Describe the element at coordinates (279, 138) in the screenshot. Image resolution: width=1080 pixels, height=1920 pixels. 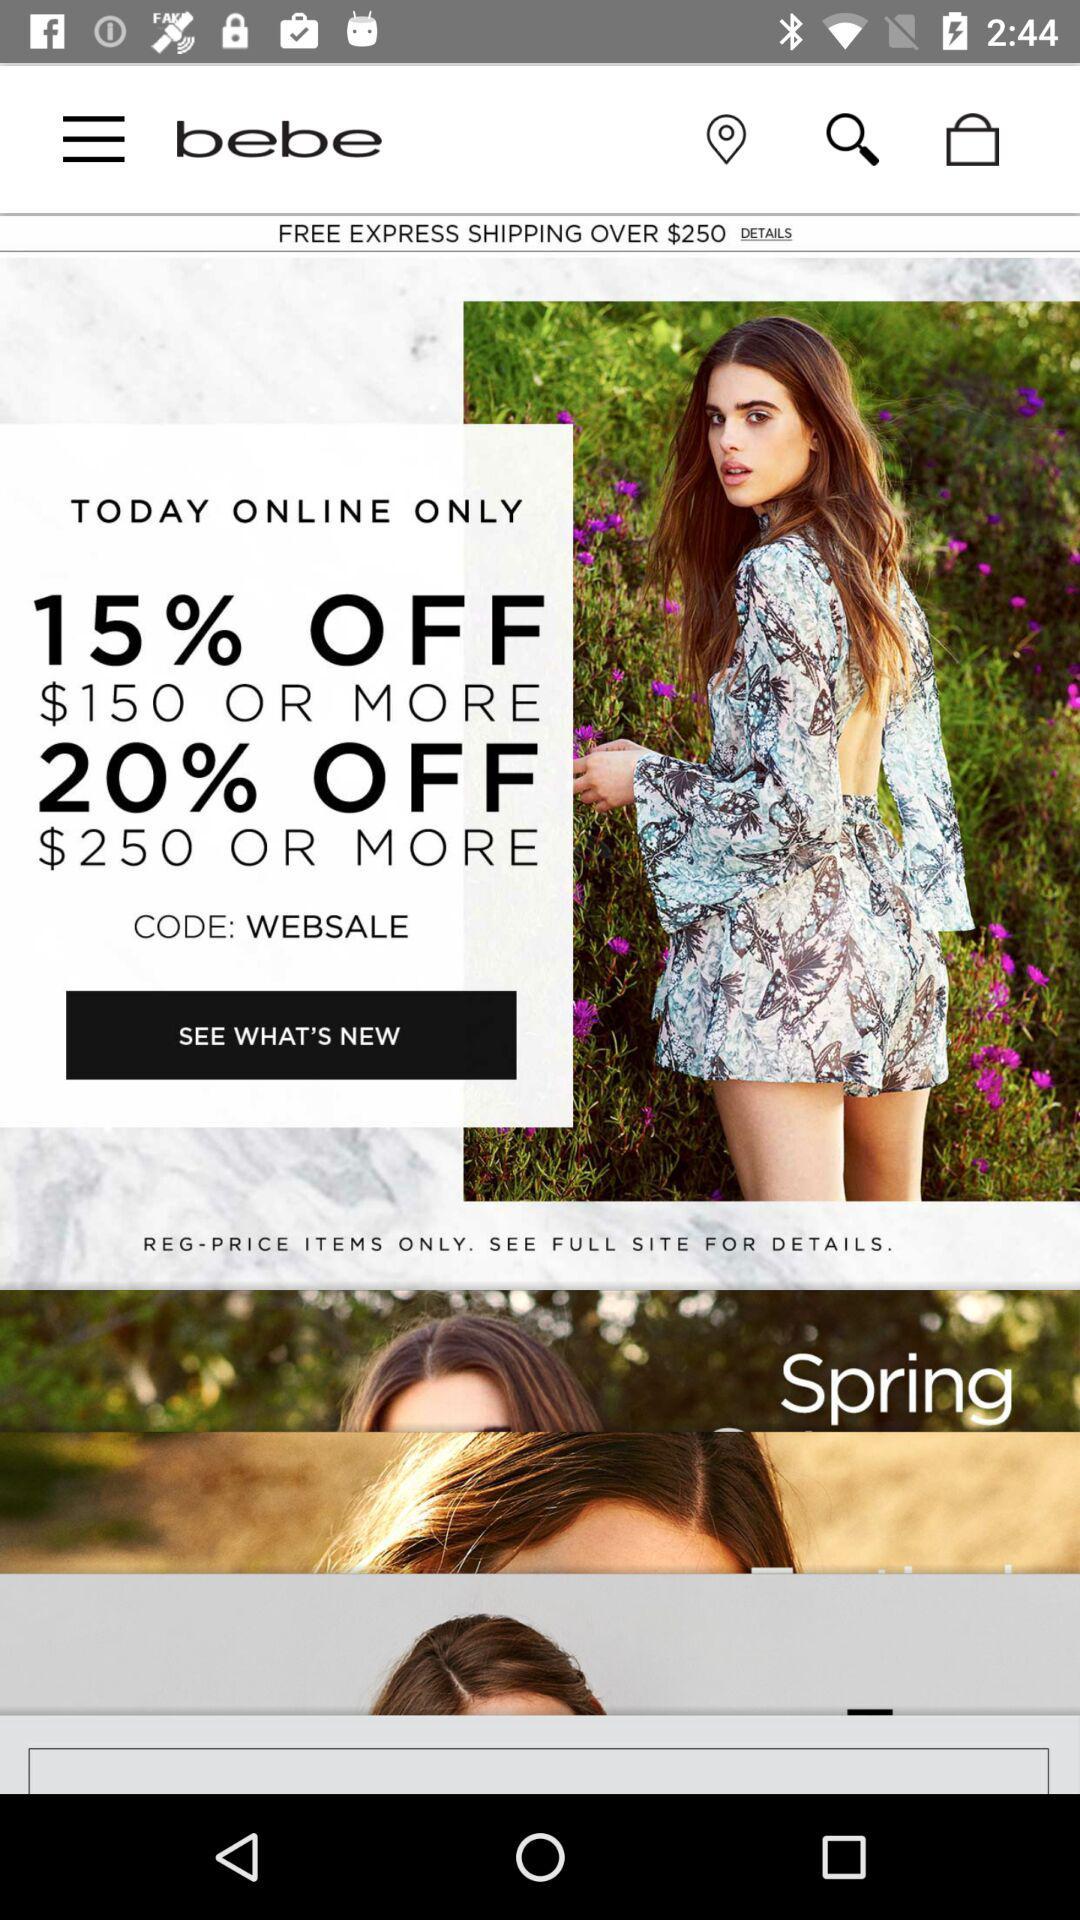
I see `homepage` at that location.